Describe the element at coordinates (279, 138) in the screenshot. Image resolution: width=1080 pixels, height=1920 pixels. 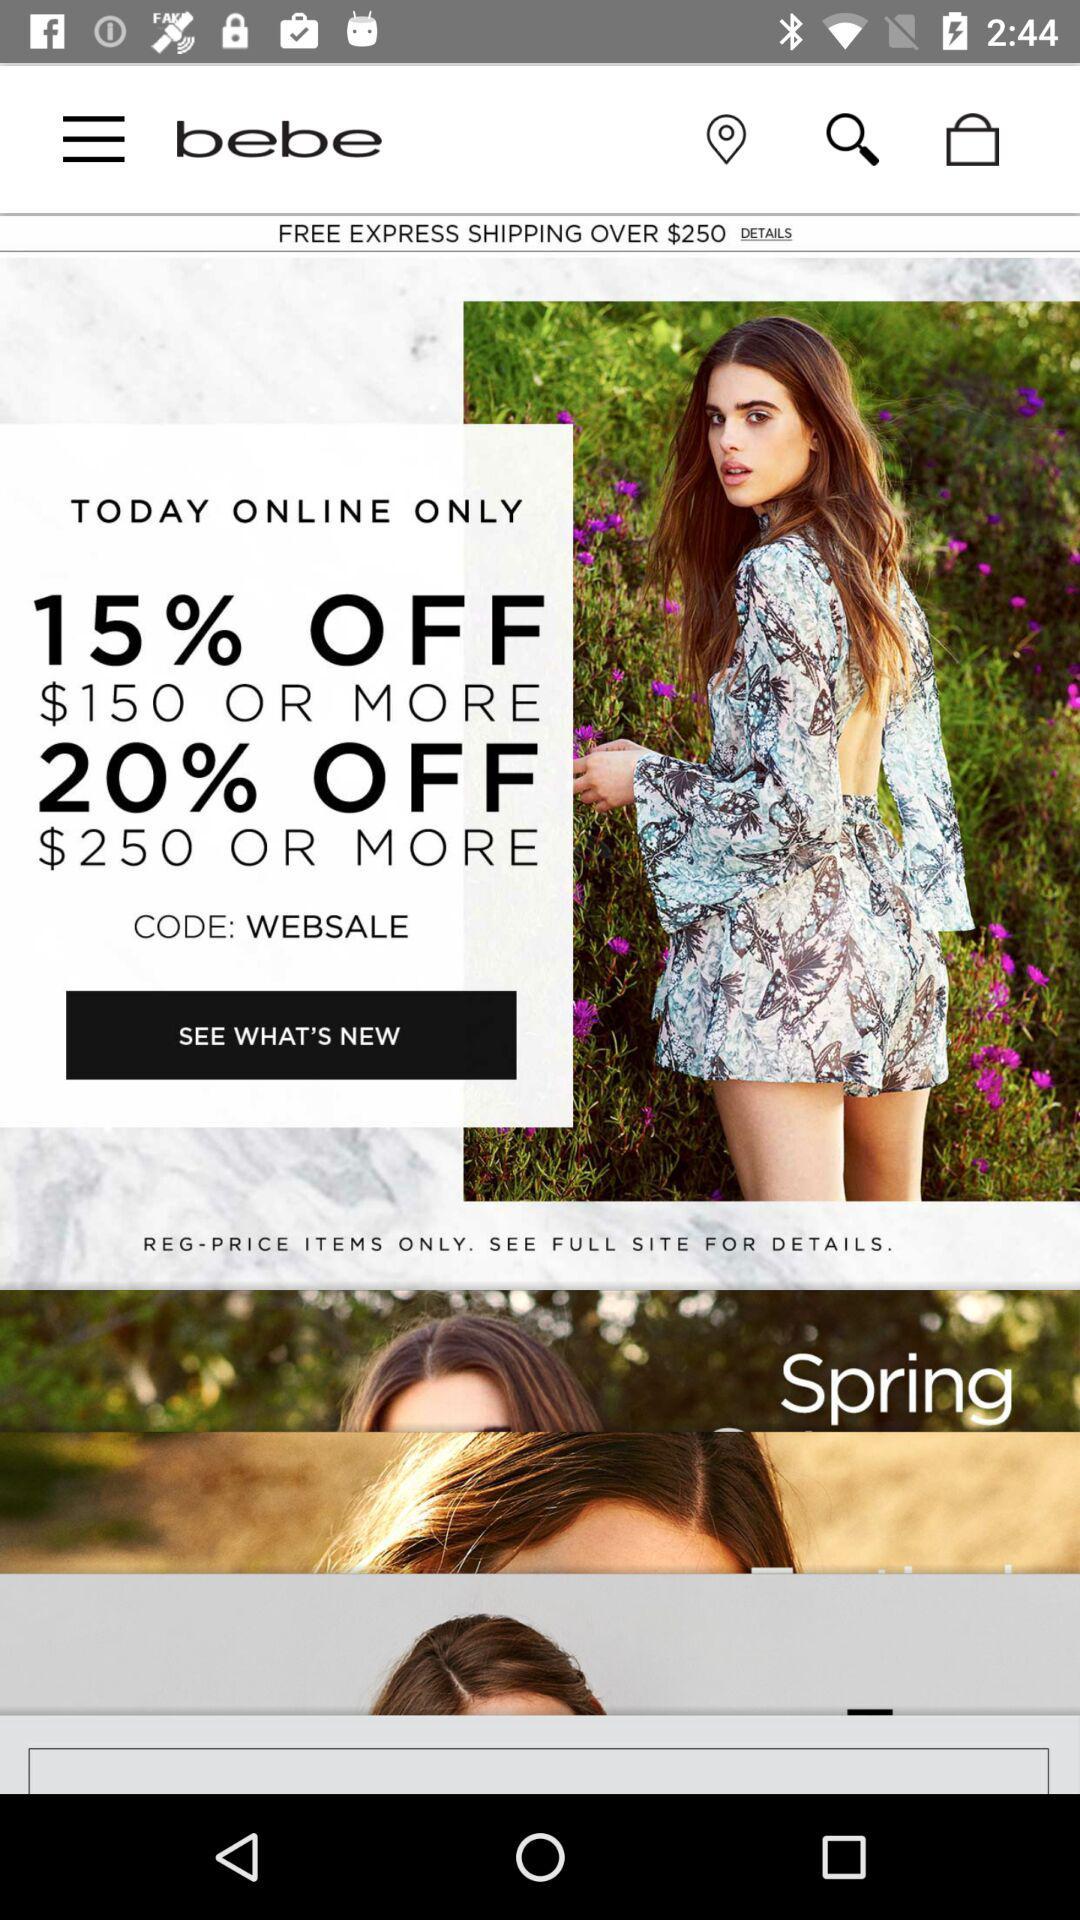
I see `homepage` at that location.